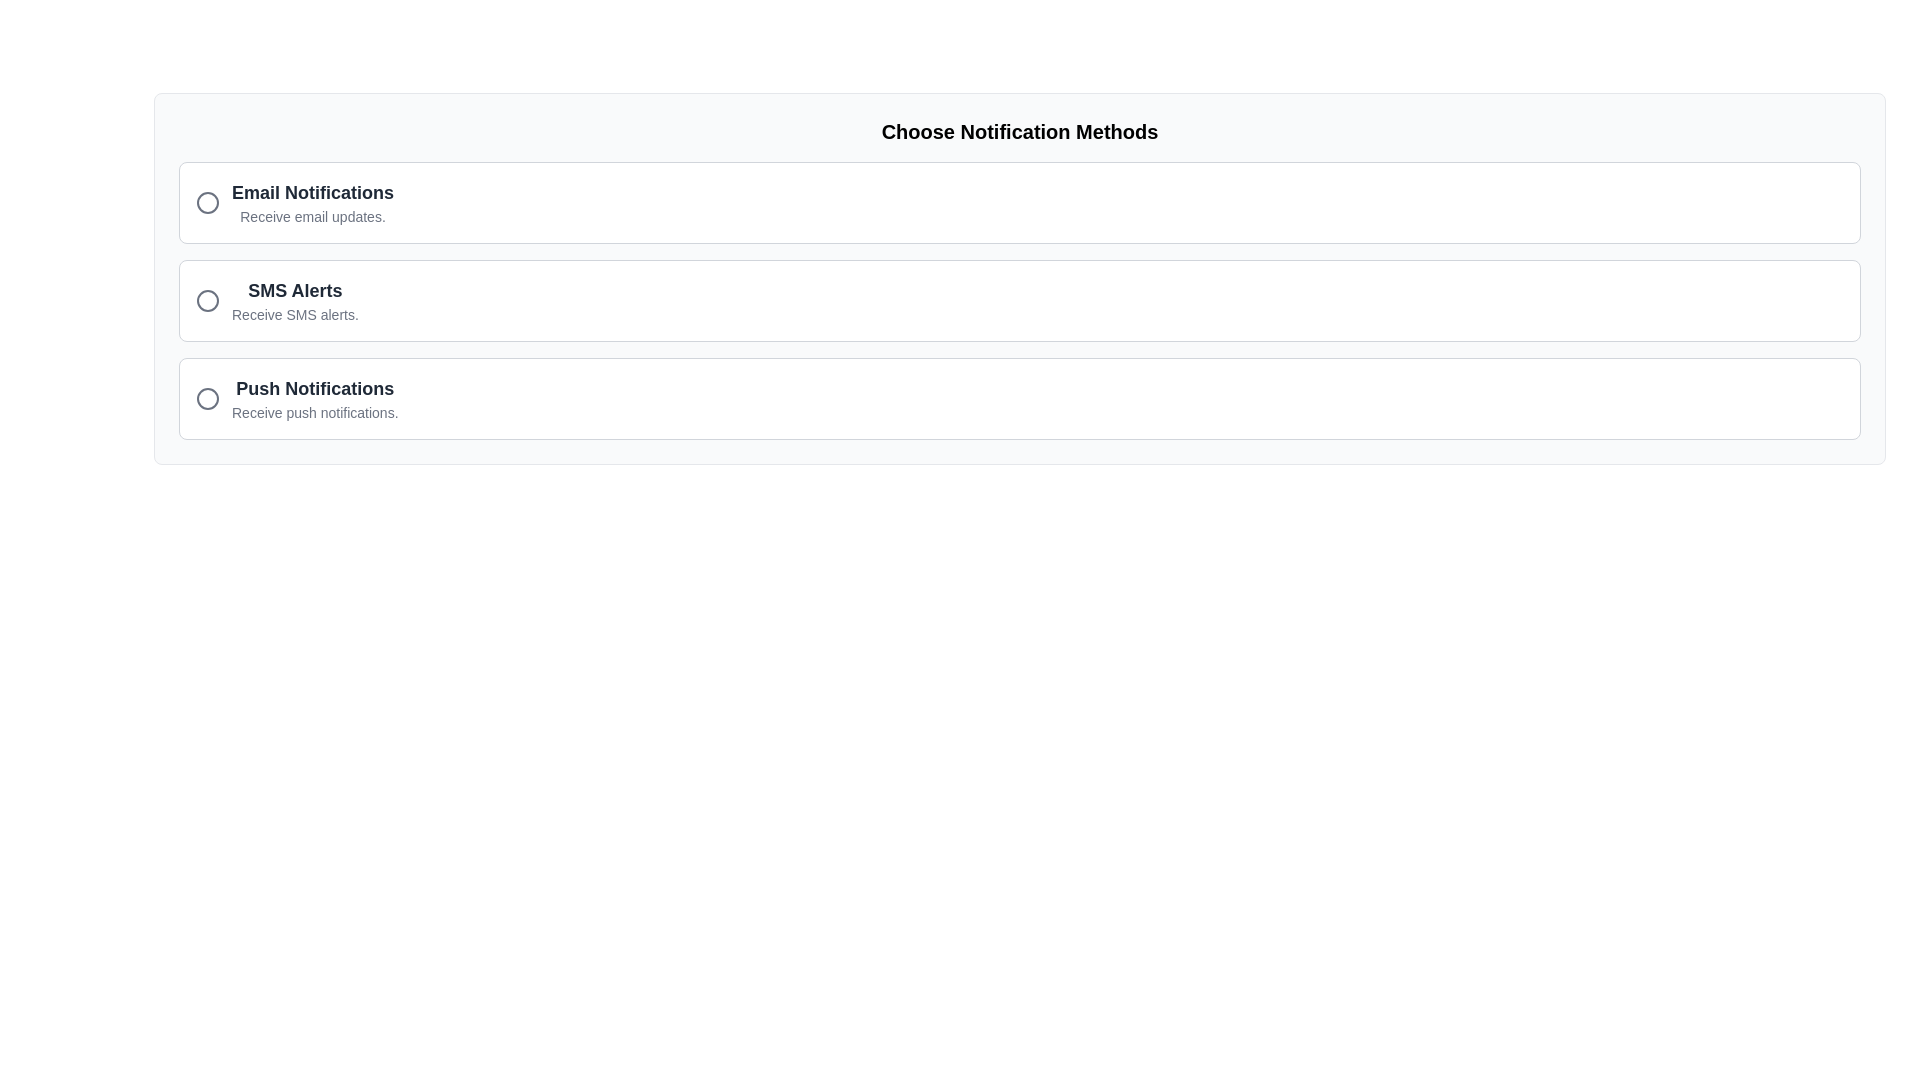  Describe the element at coordinates (311, 216) in the screenshot. I see `the text element that reads 'Receive email updates.' styled in a small, light gray font, located beneath the 'Email Notifications' title` at that location.